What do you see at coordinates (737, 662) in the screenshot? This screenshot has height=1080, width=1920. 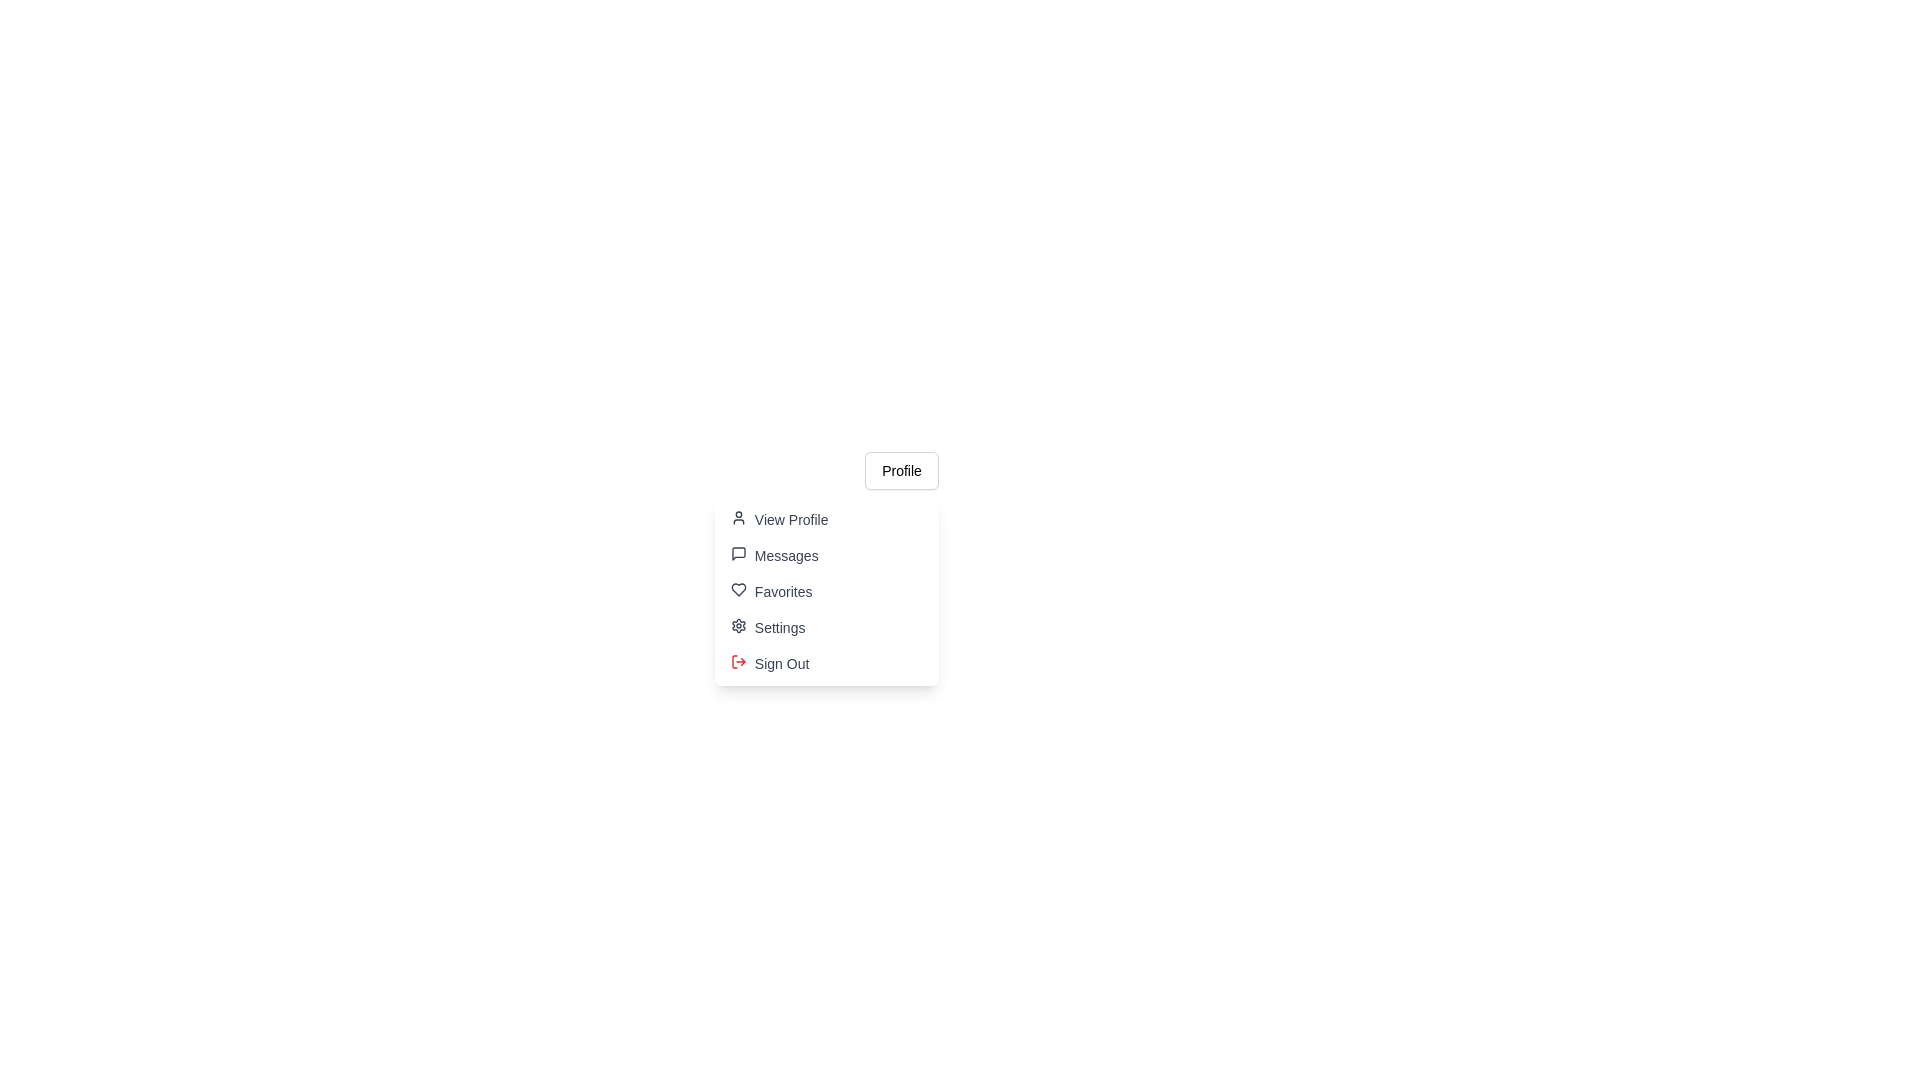 I see `the red logout icon located to the left of the 'Sign Out' text in the dropdown menu` at bounding box center [737, 662].